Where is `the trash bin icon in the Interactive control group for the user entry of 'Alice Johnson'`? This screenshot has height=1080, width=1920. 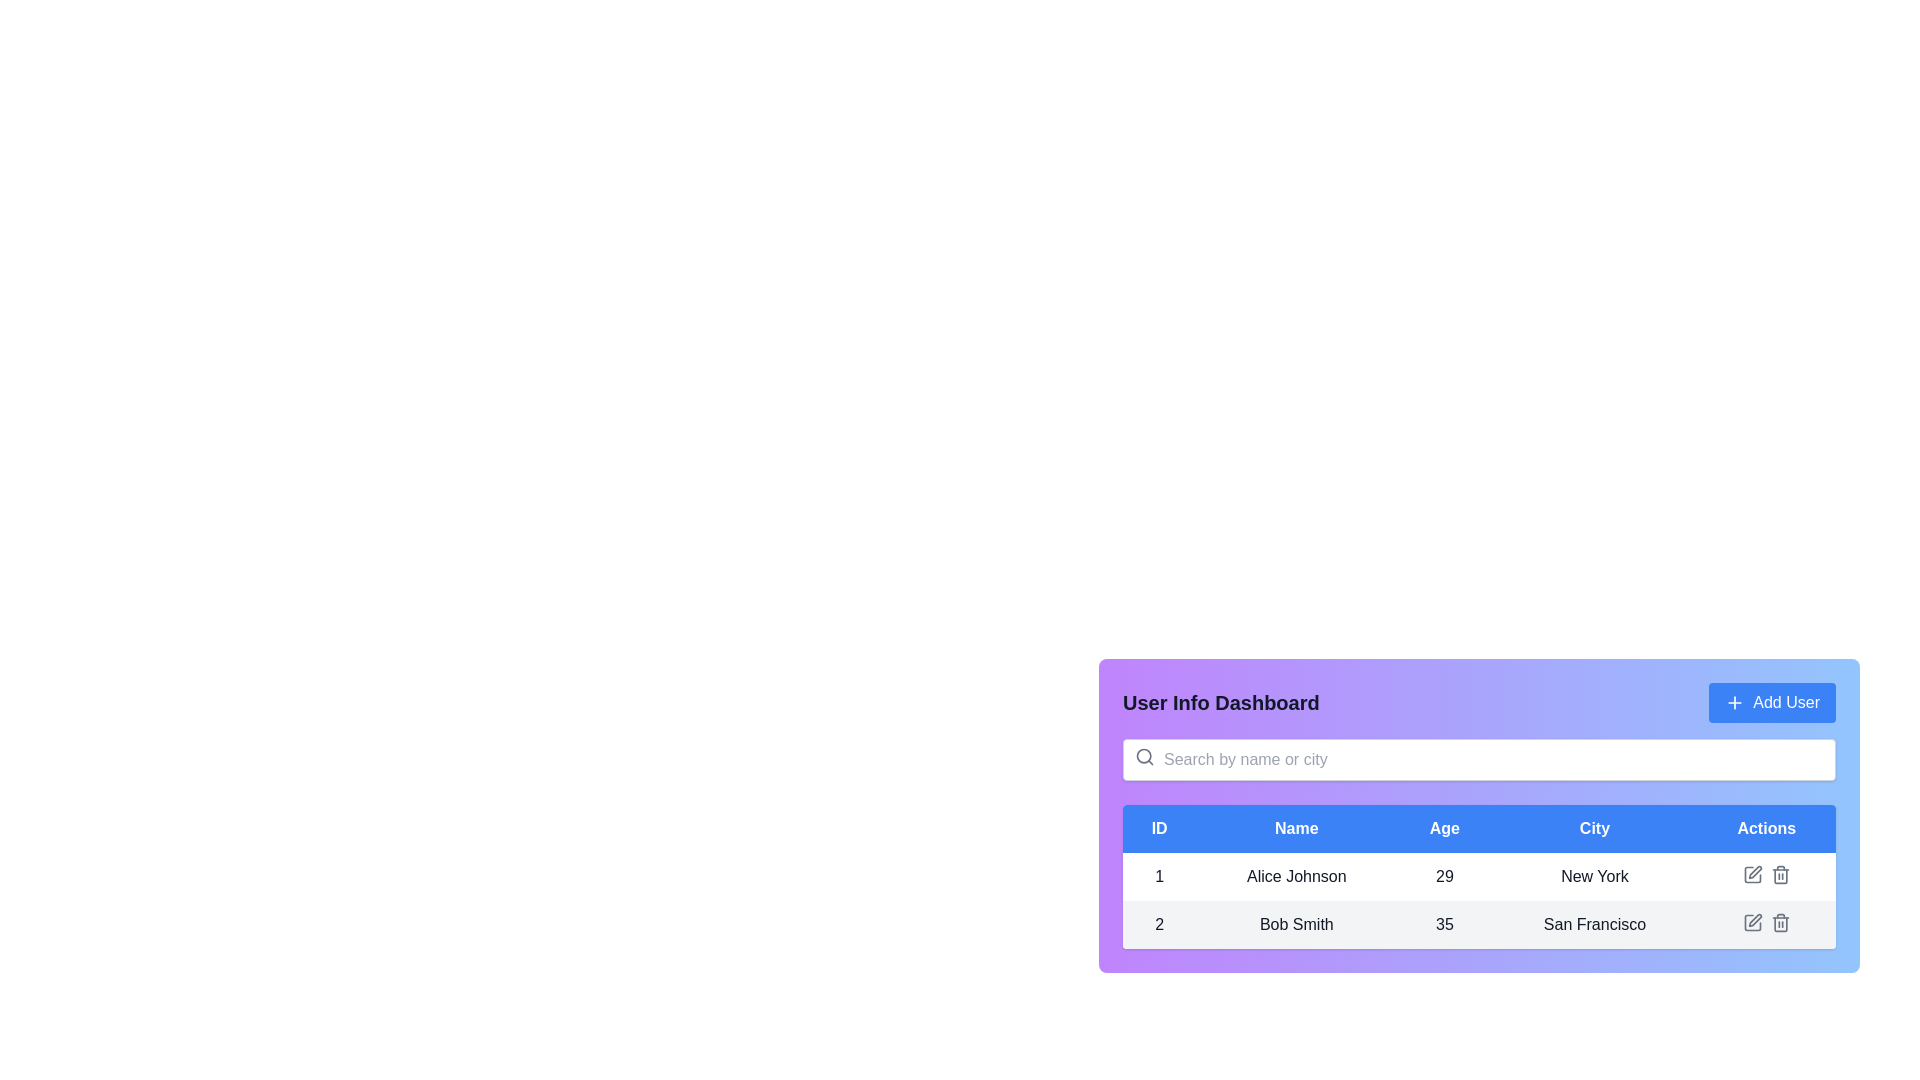 the trash bin icon in the Interactive control group for the user entry of 'Alice Johnson' is located at coordinates (1766, 874).